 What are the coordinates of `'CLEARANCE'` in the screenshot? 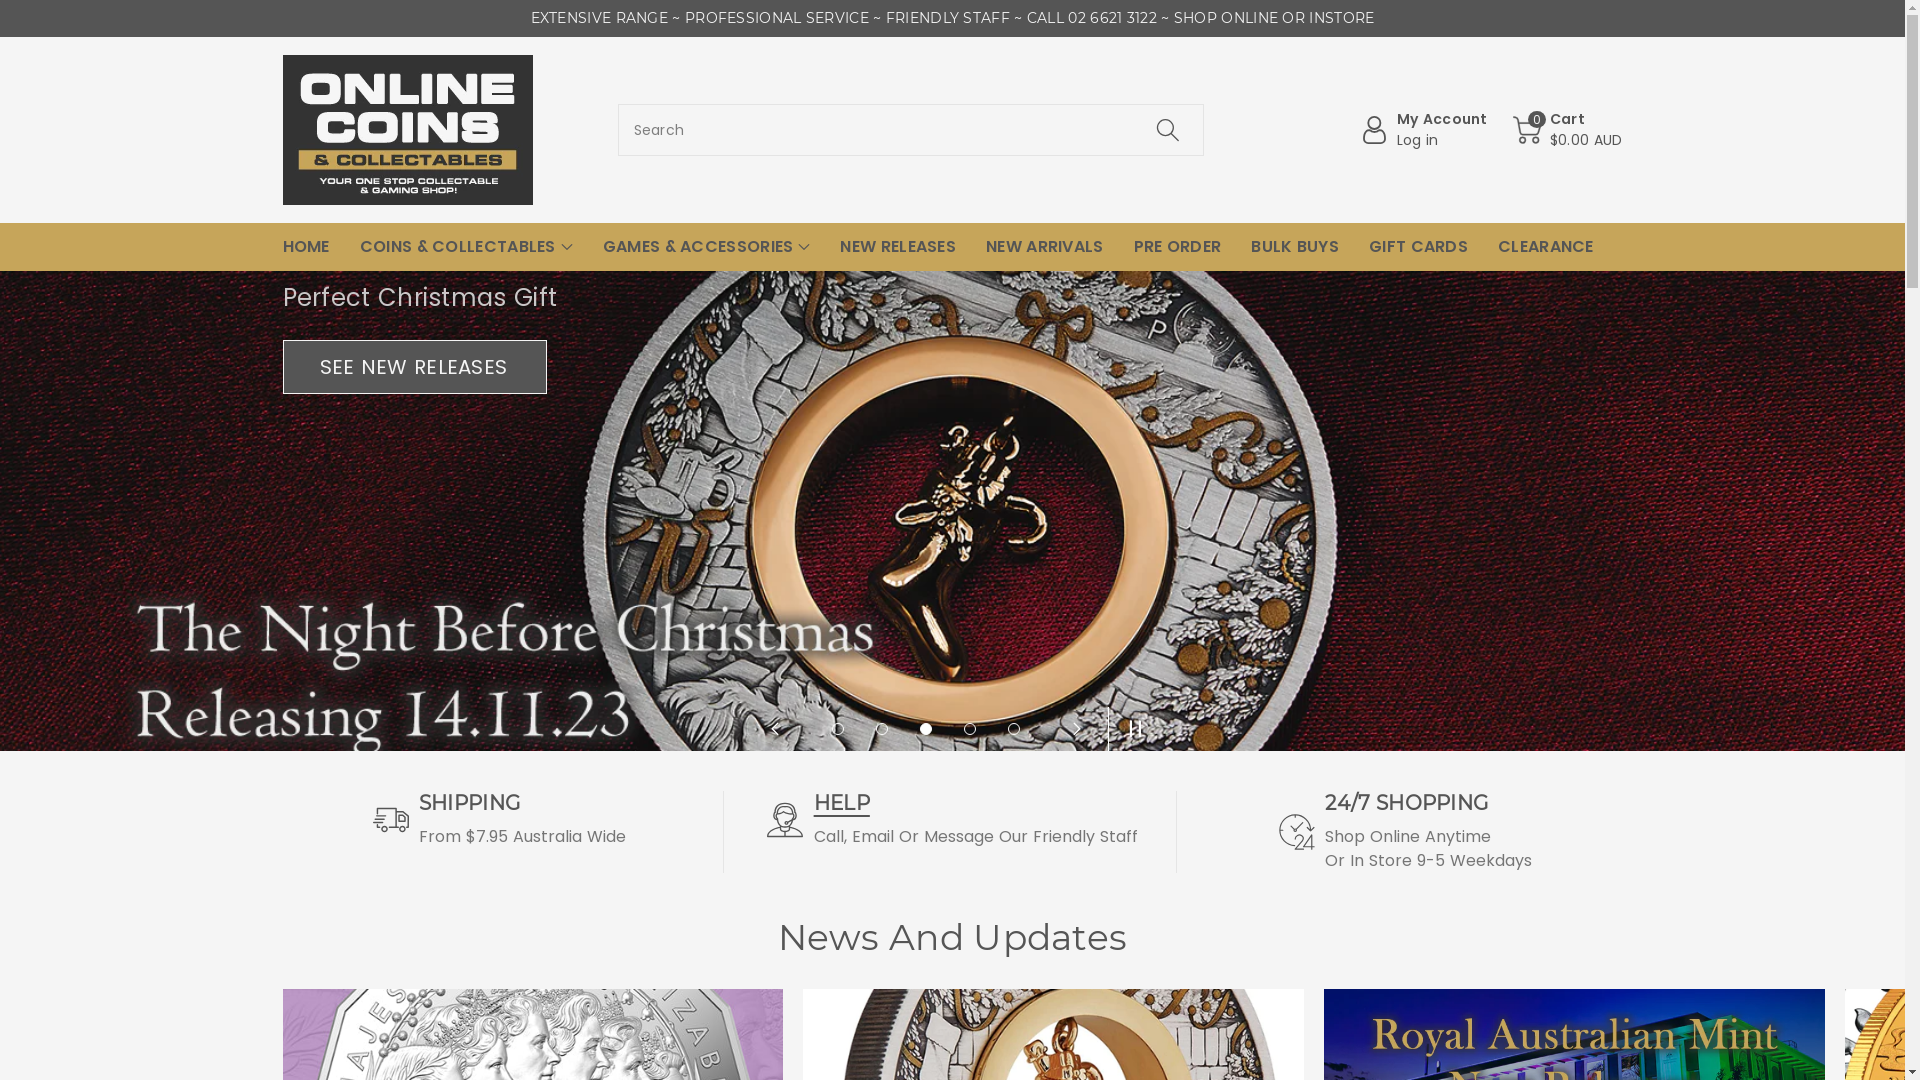 It's located at (1544, 245).